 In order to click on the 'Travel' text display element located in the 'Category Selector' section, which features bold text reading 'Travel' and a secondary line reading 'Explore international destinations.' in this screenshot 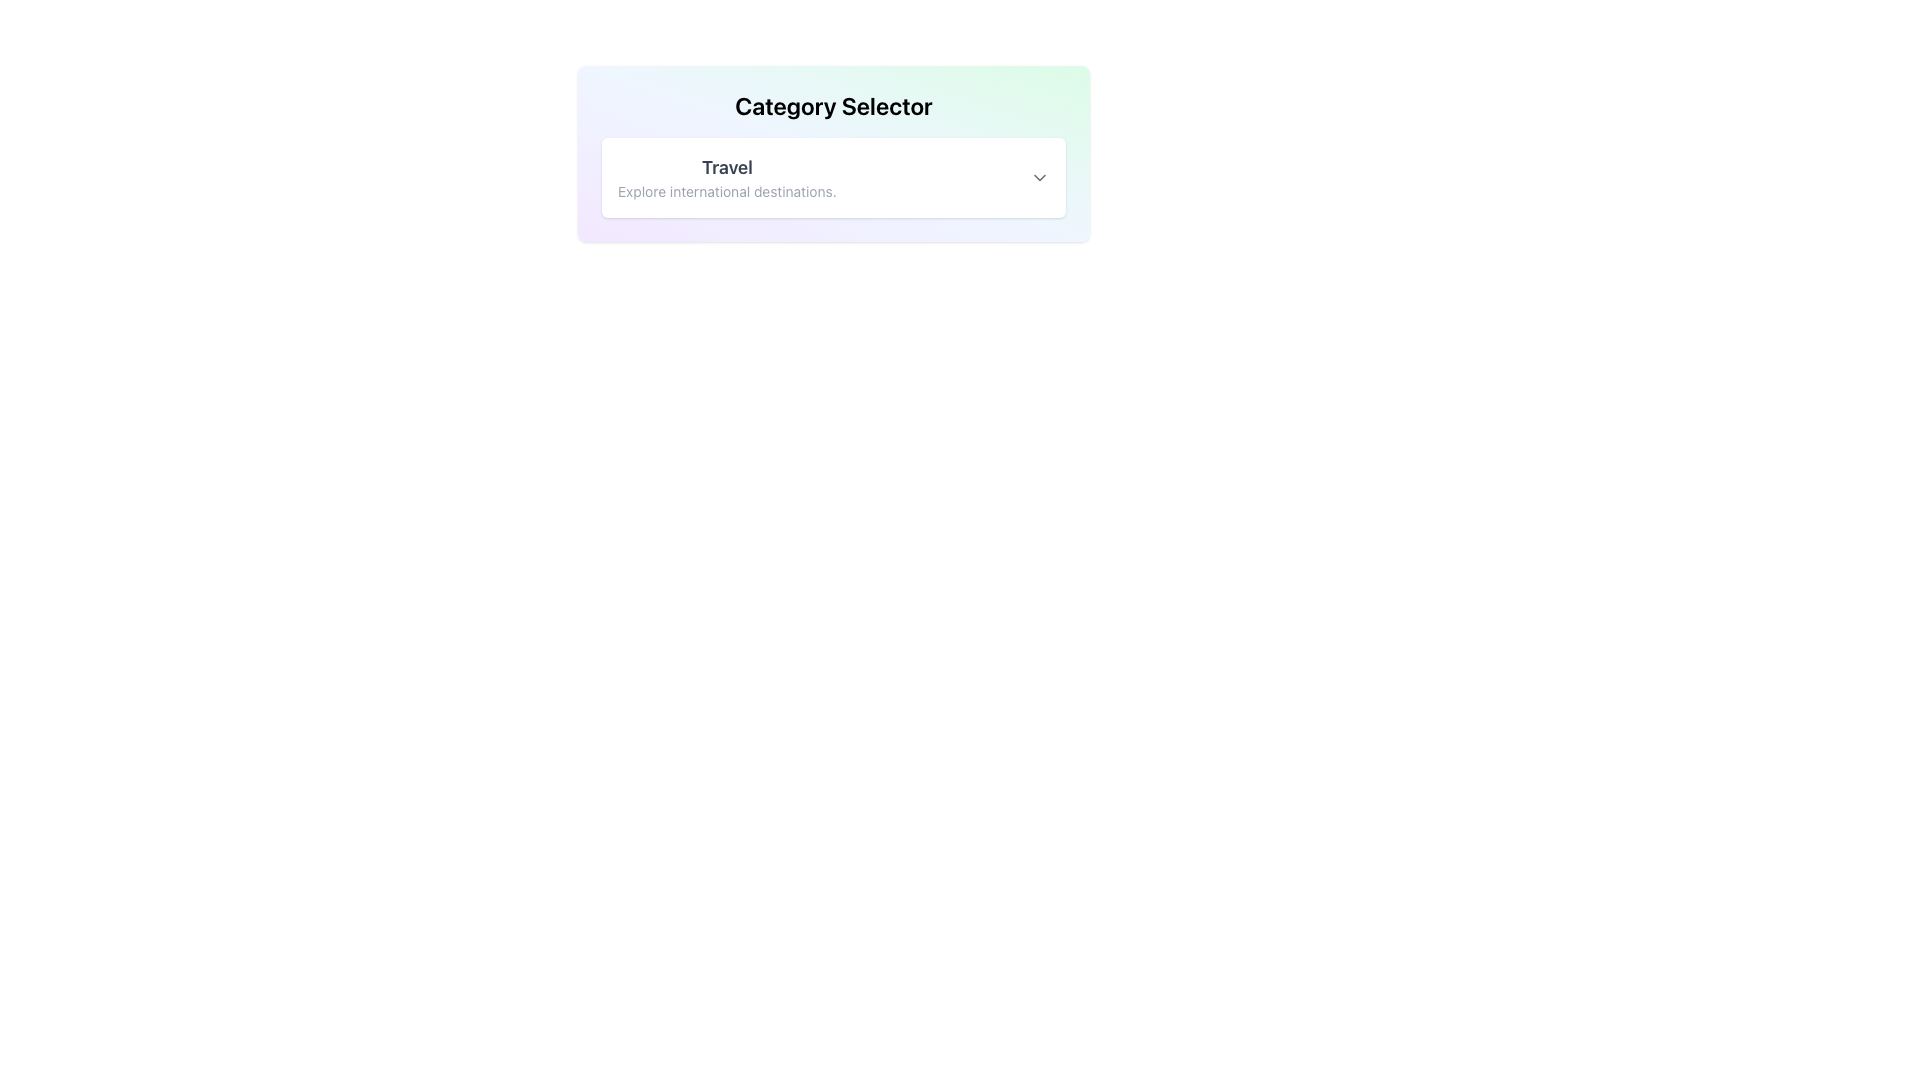, I will do `click(726, 176)`.